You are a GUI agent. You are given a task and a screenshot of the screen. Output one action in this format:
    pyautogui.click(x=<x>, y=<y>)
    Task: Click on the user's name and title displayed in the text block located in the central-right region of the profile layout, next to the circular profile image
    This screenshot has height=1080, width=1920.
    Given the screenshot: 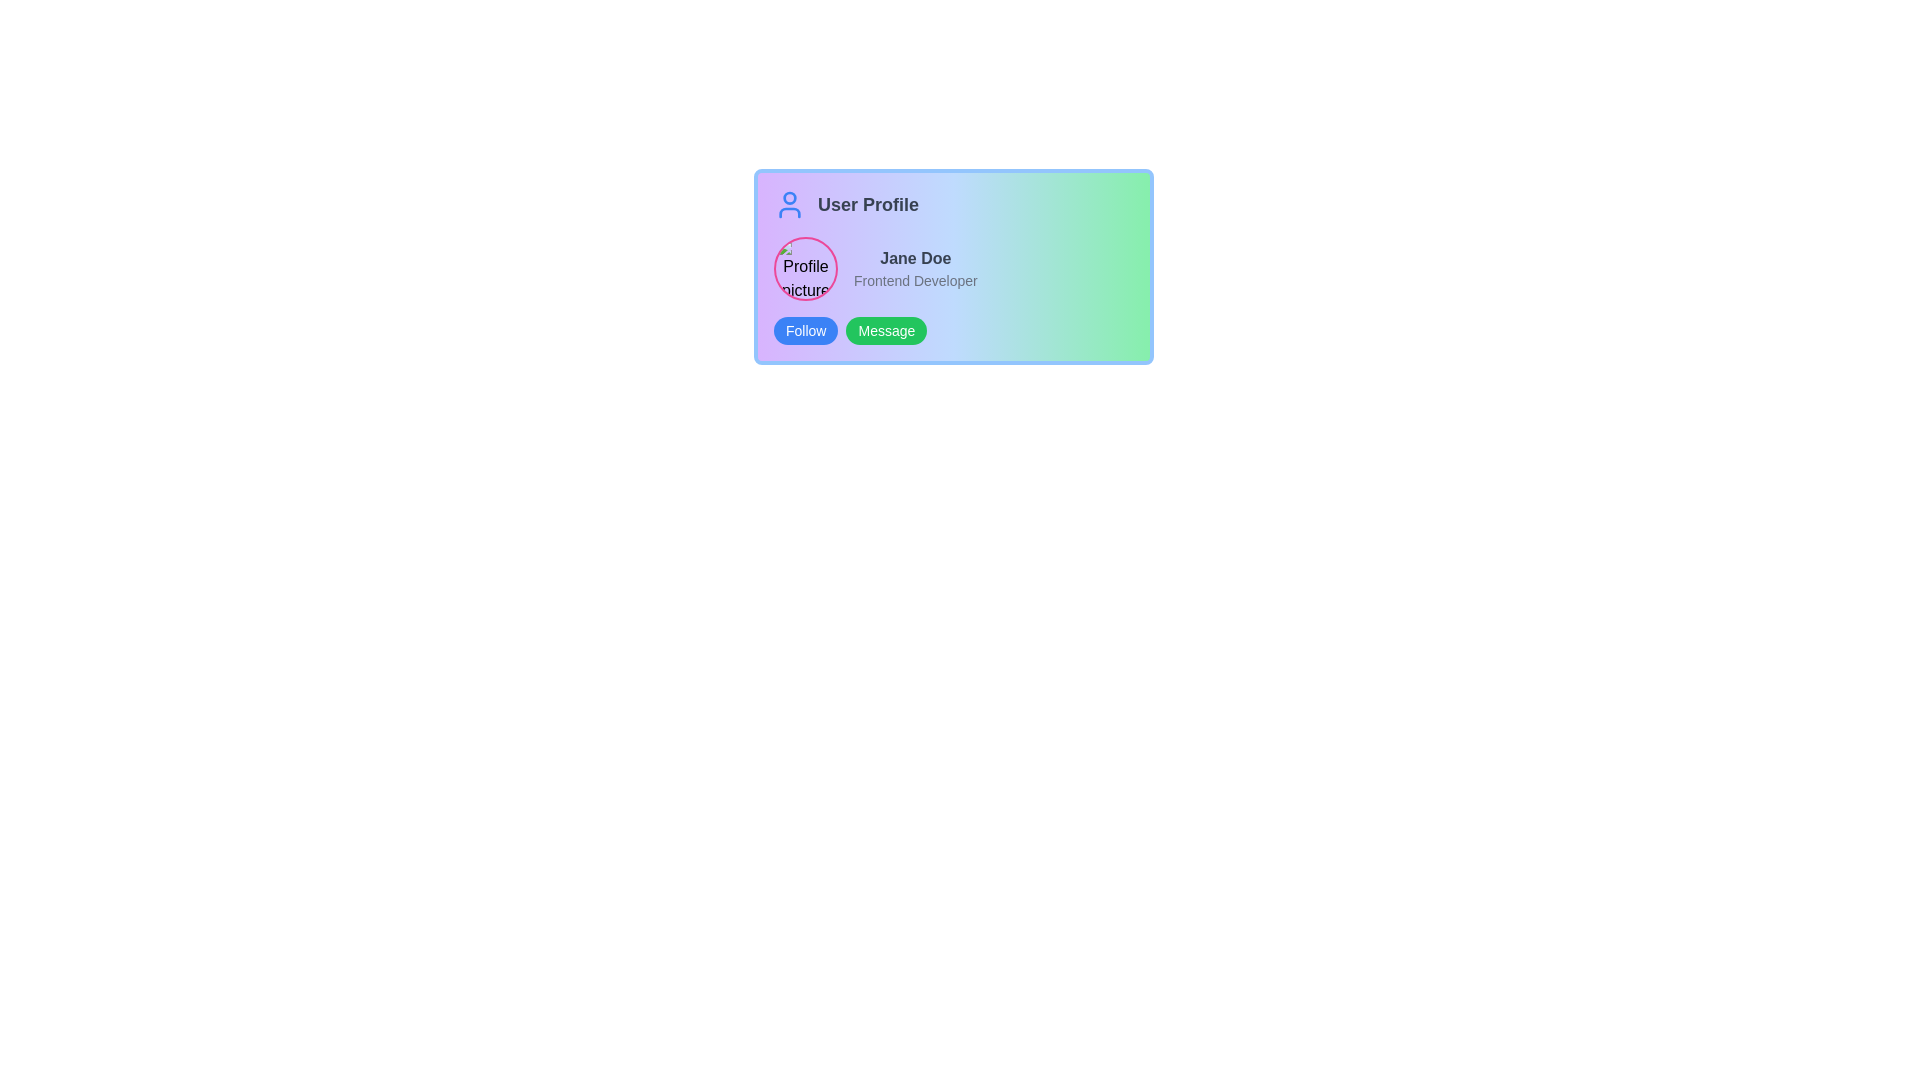 What is the action you would take?
    pyautogui.click(x=914, y=268)
    